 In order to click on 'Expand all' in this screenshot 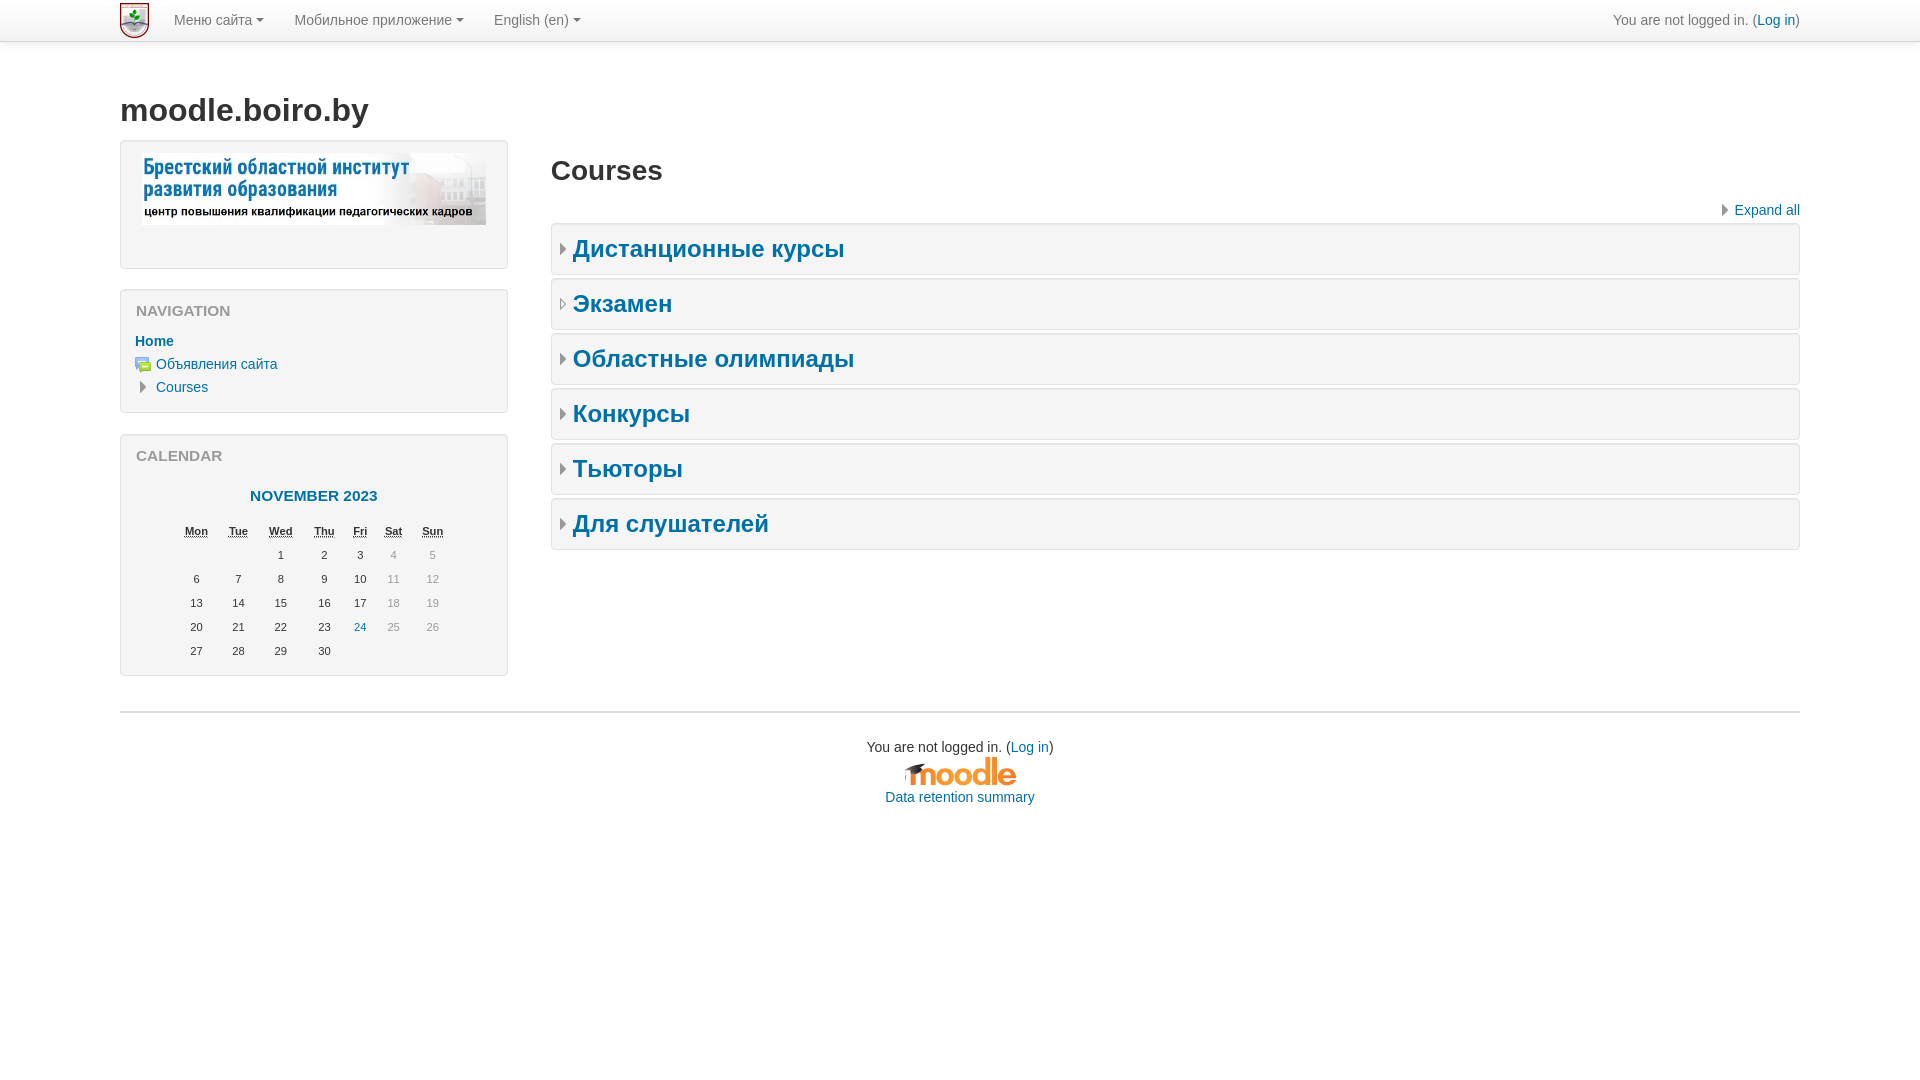, I will do `click(1756, 209)`.